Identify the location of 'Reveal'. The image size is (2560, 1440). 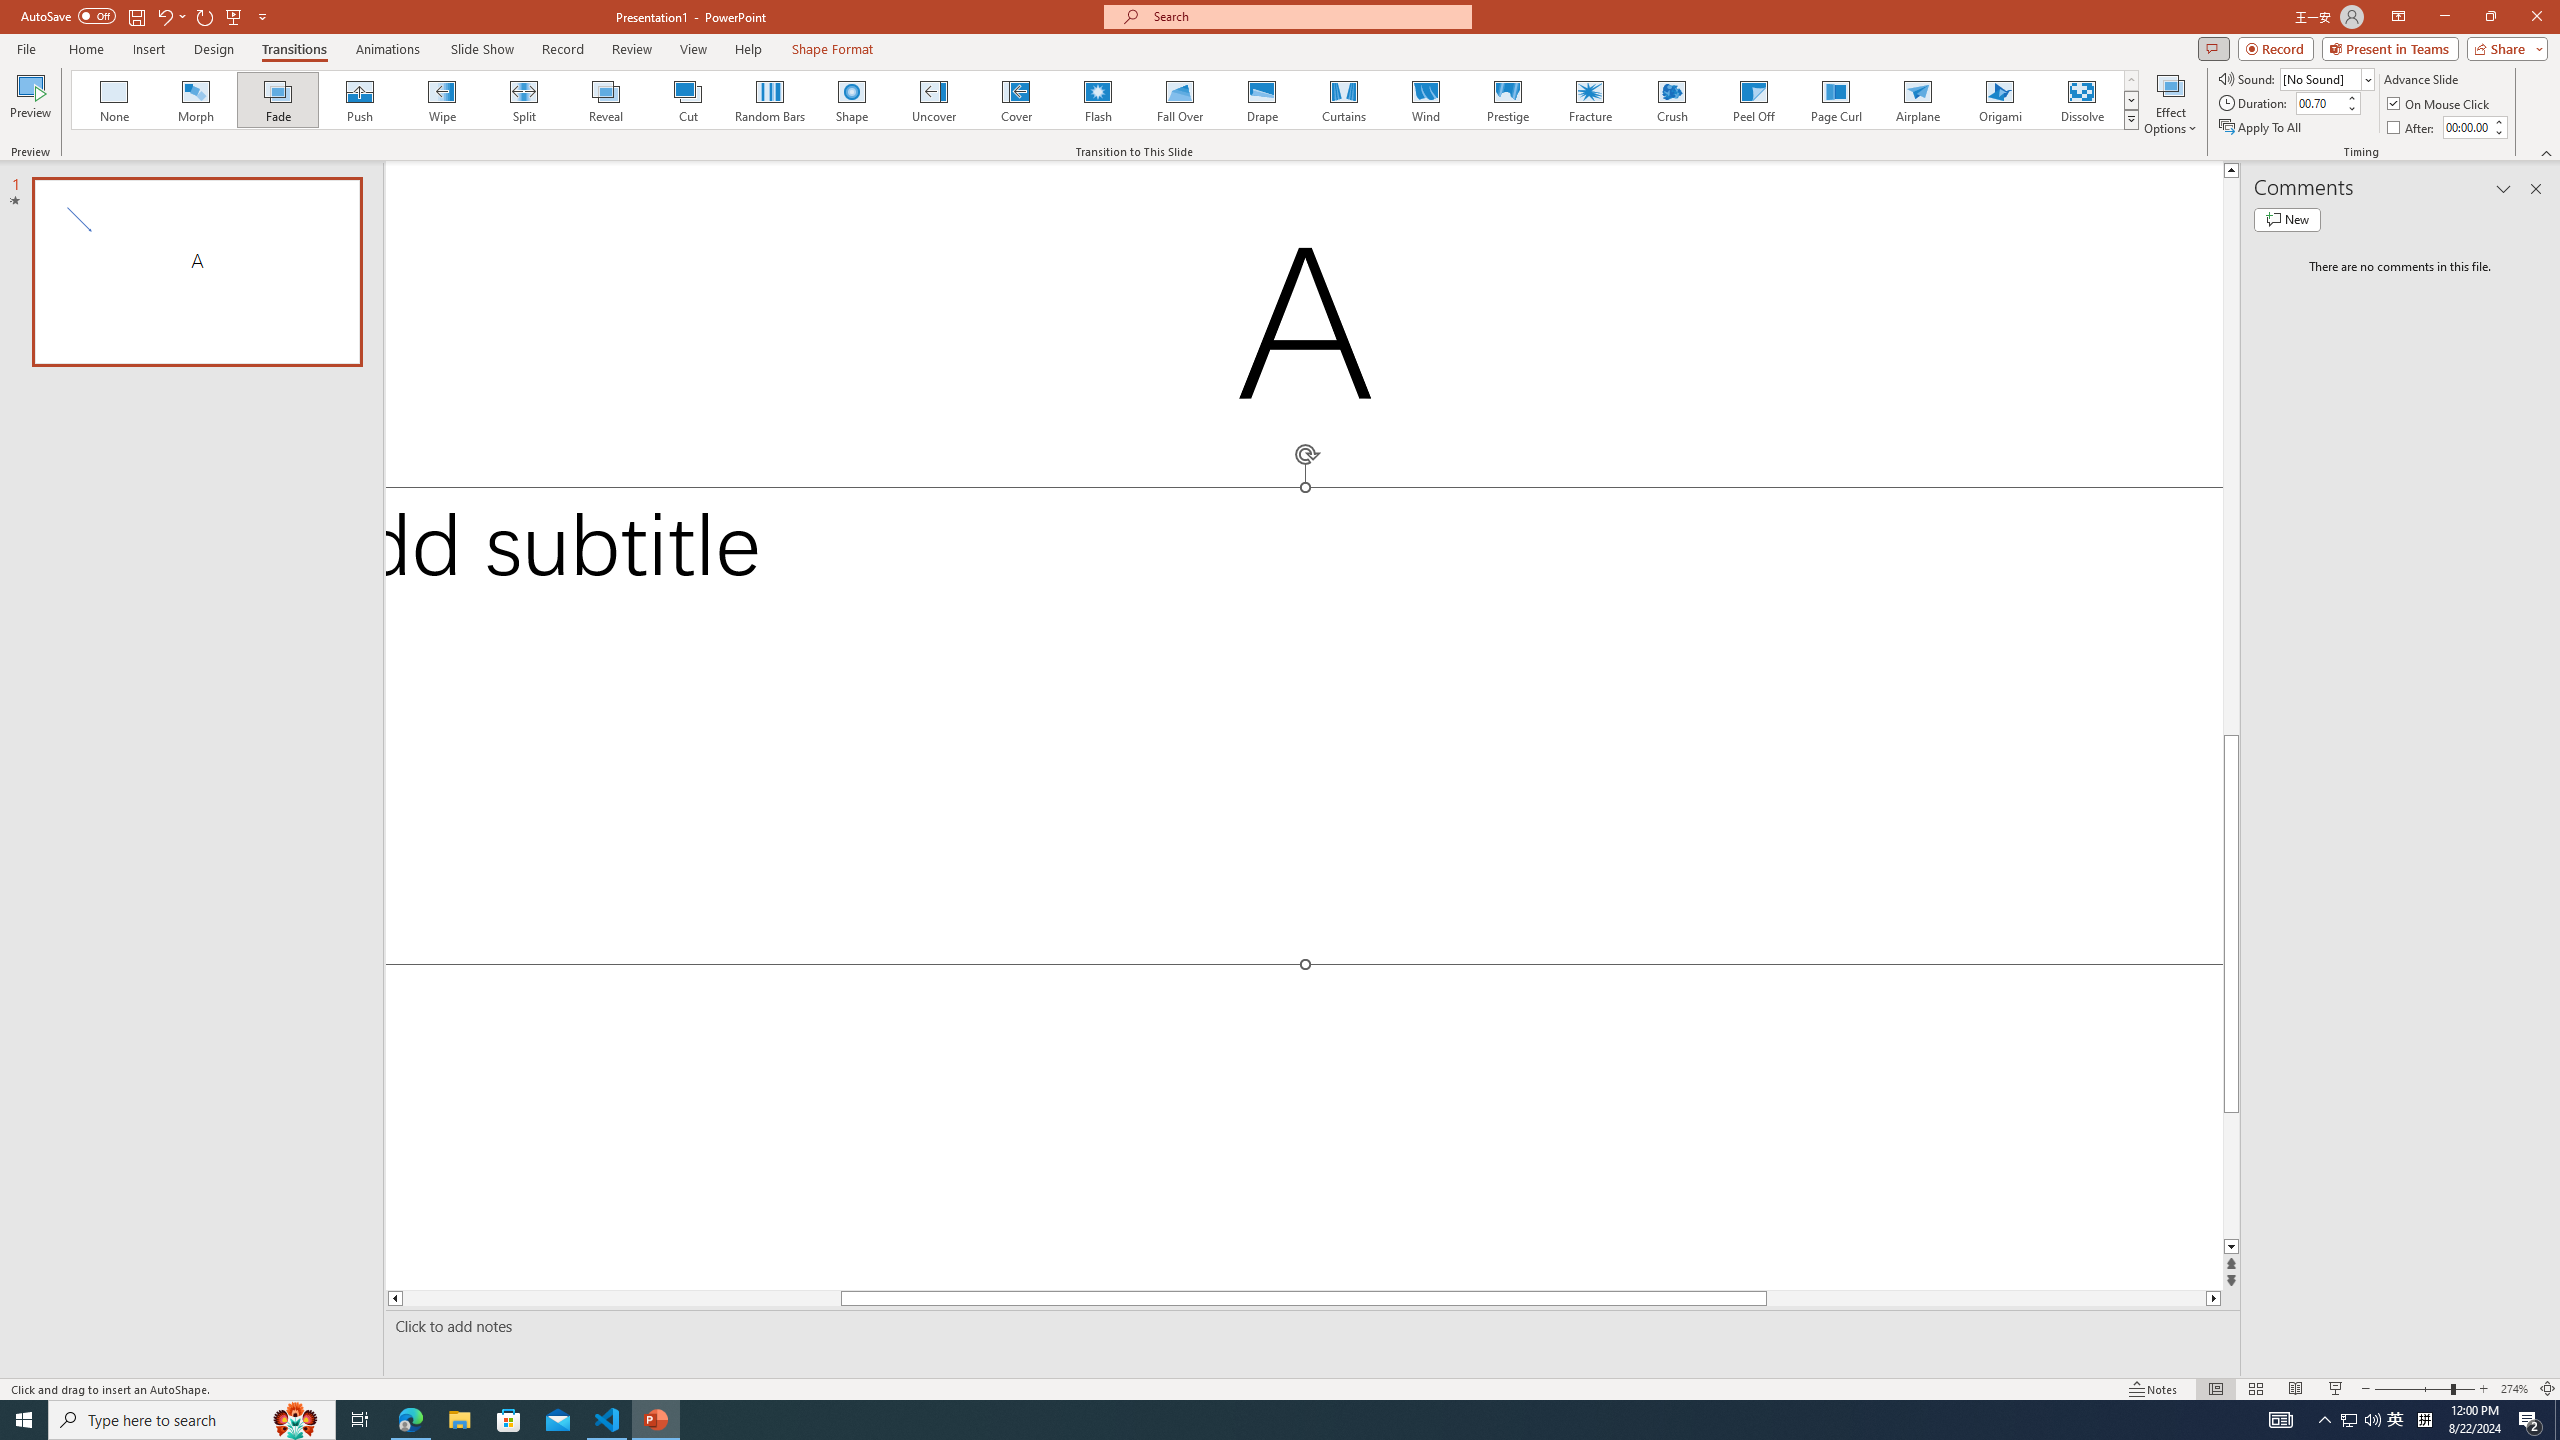
(606, 99).